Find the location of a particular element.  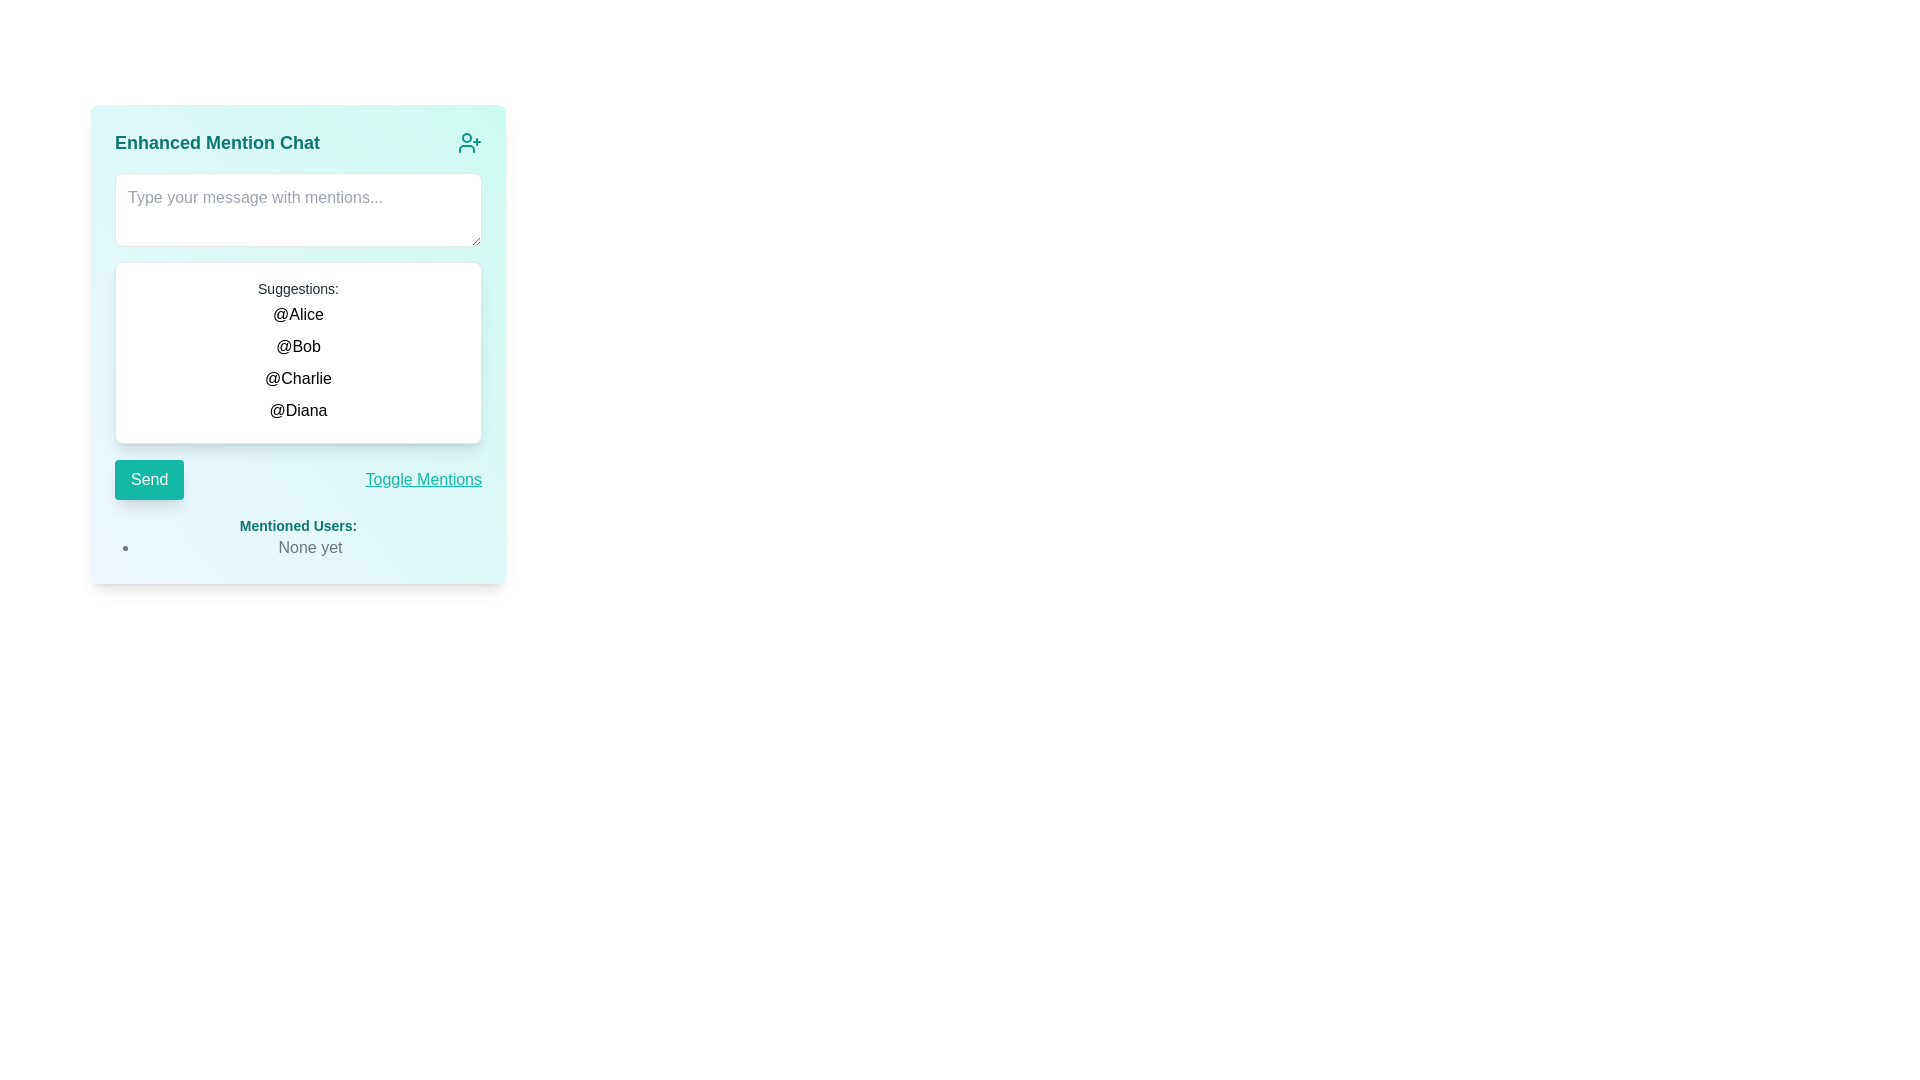

the third list item (clickable text) in the 'Suggestions:' panel, which is used for selecting user mentions or tags is located at coordinates (297, 362).